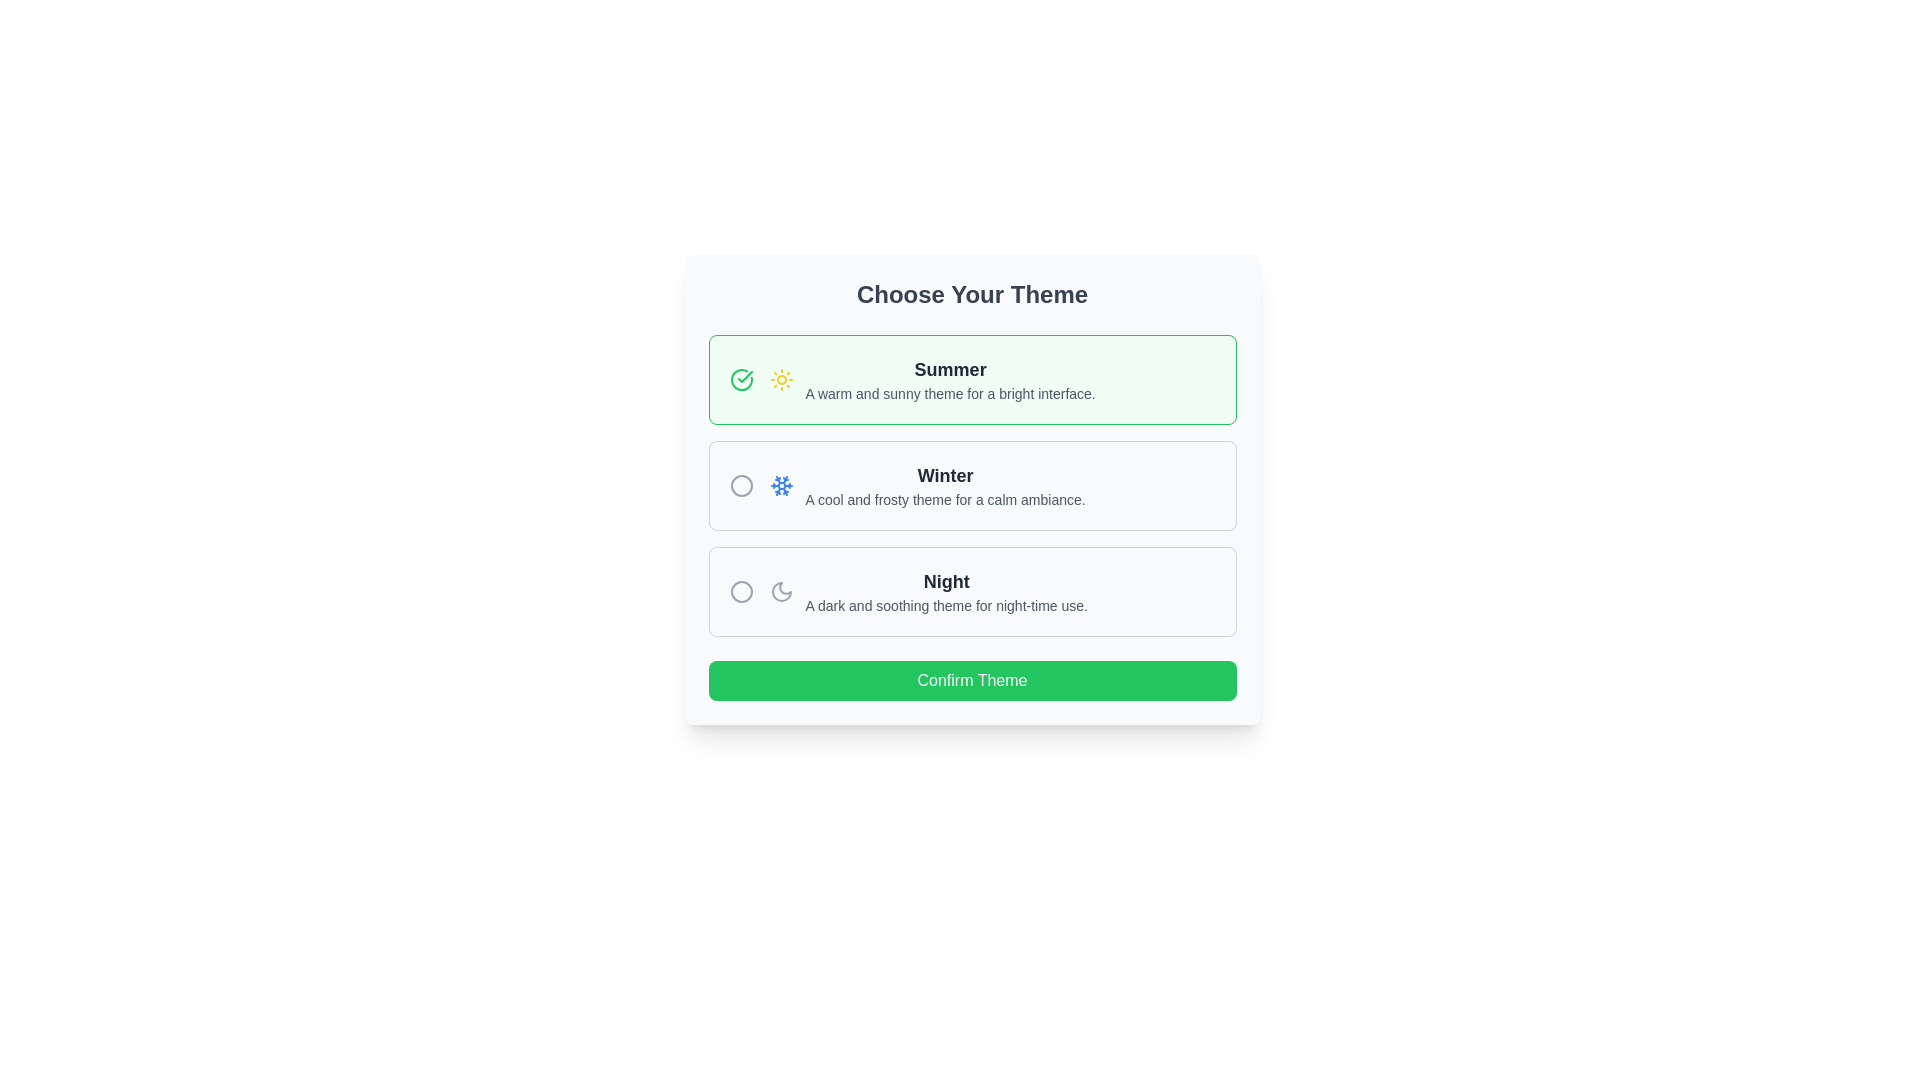  What do you see at coordinates (740, 486) in the screenshot?
I see `the circular radio-like icon` at bounding box center [740, 486].